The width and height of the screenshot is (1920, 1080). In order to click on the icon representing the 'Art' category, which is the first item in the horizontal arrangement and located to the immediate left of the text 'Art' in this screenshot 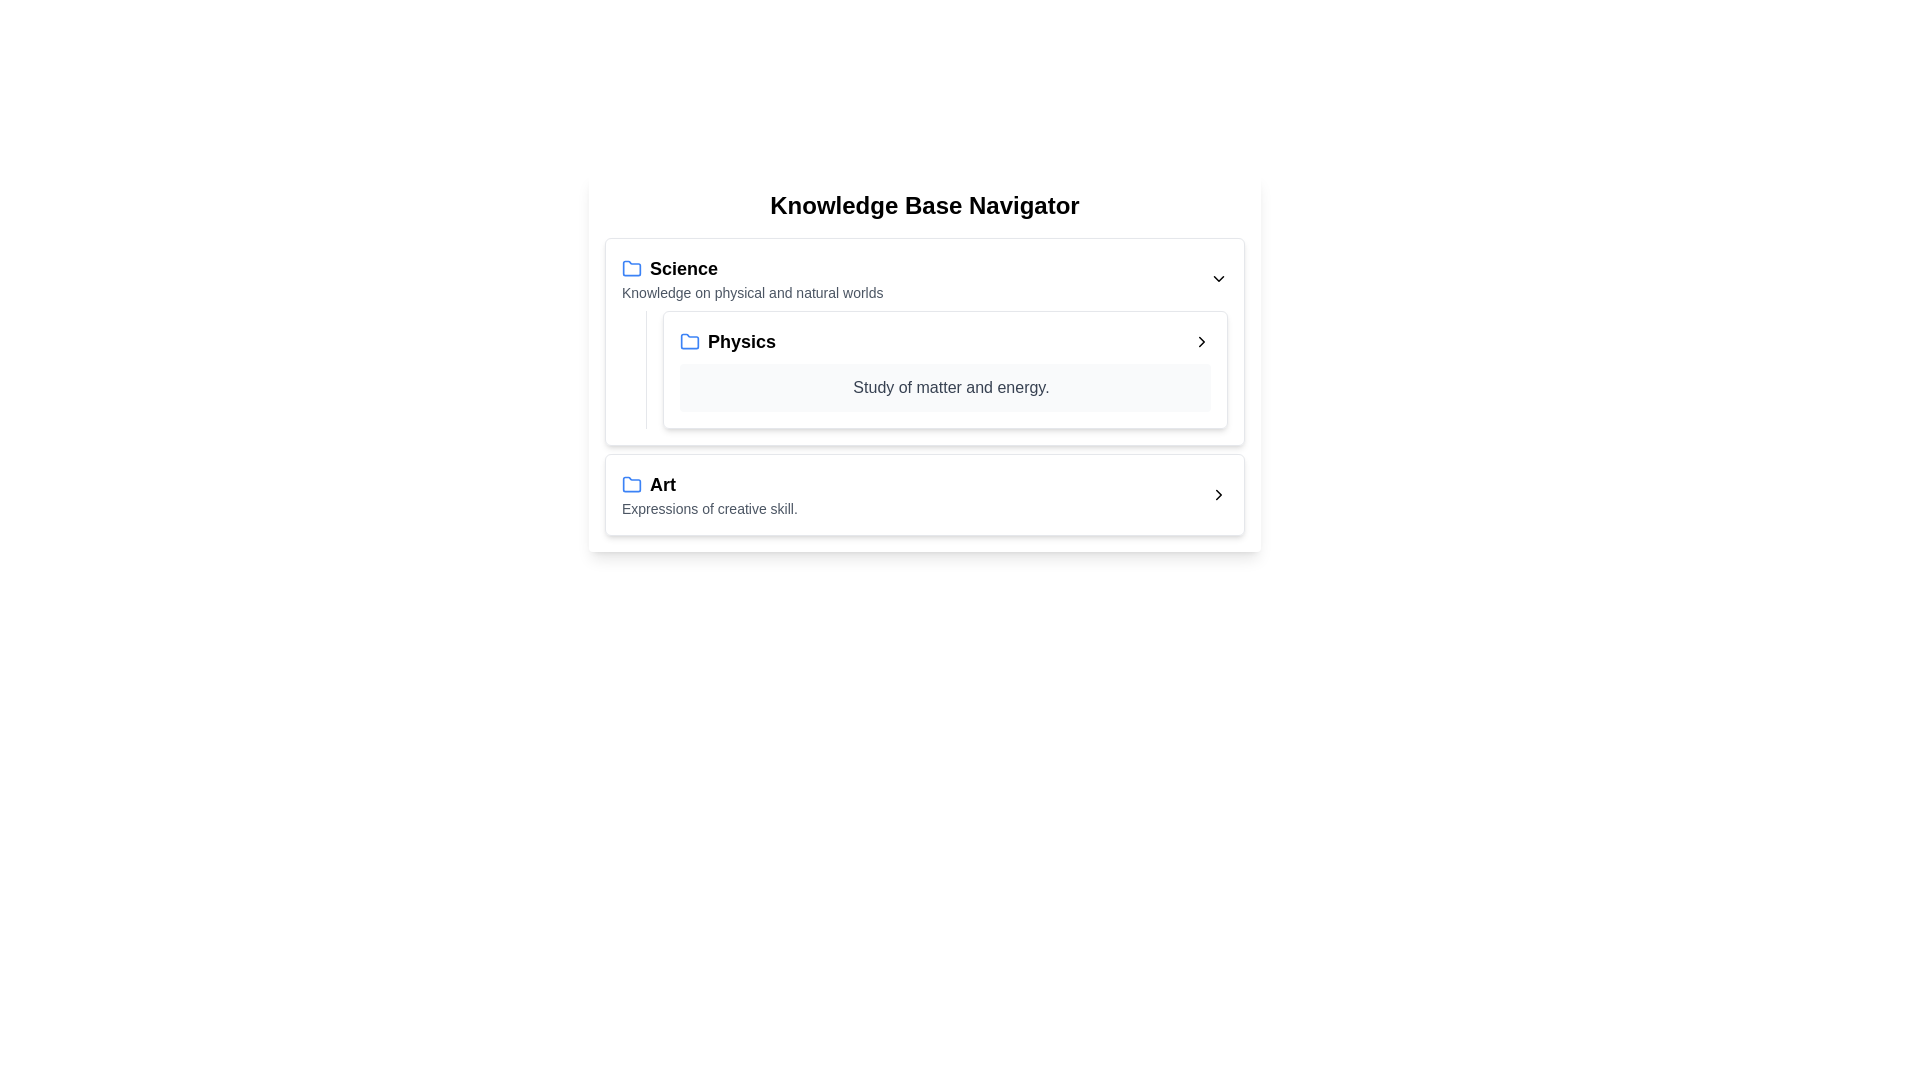, I will do `click(631, 485)`.